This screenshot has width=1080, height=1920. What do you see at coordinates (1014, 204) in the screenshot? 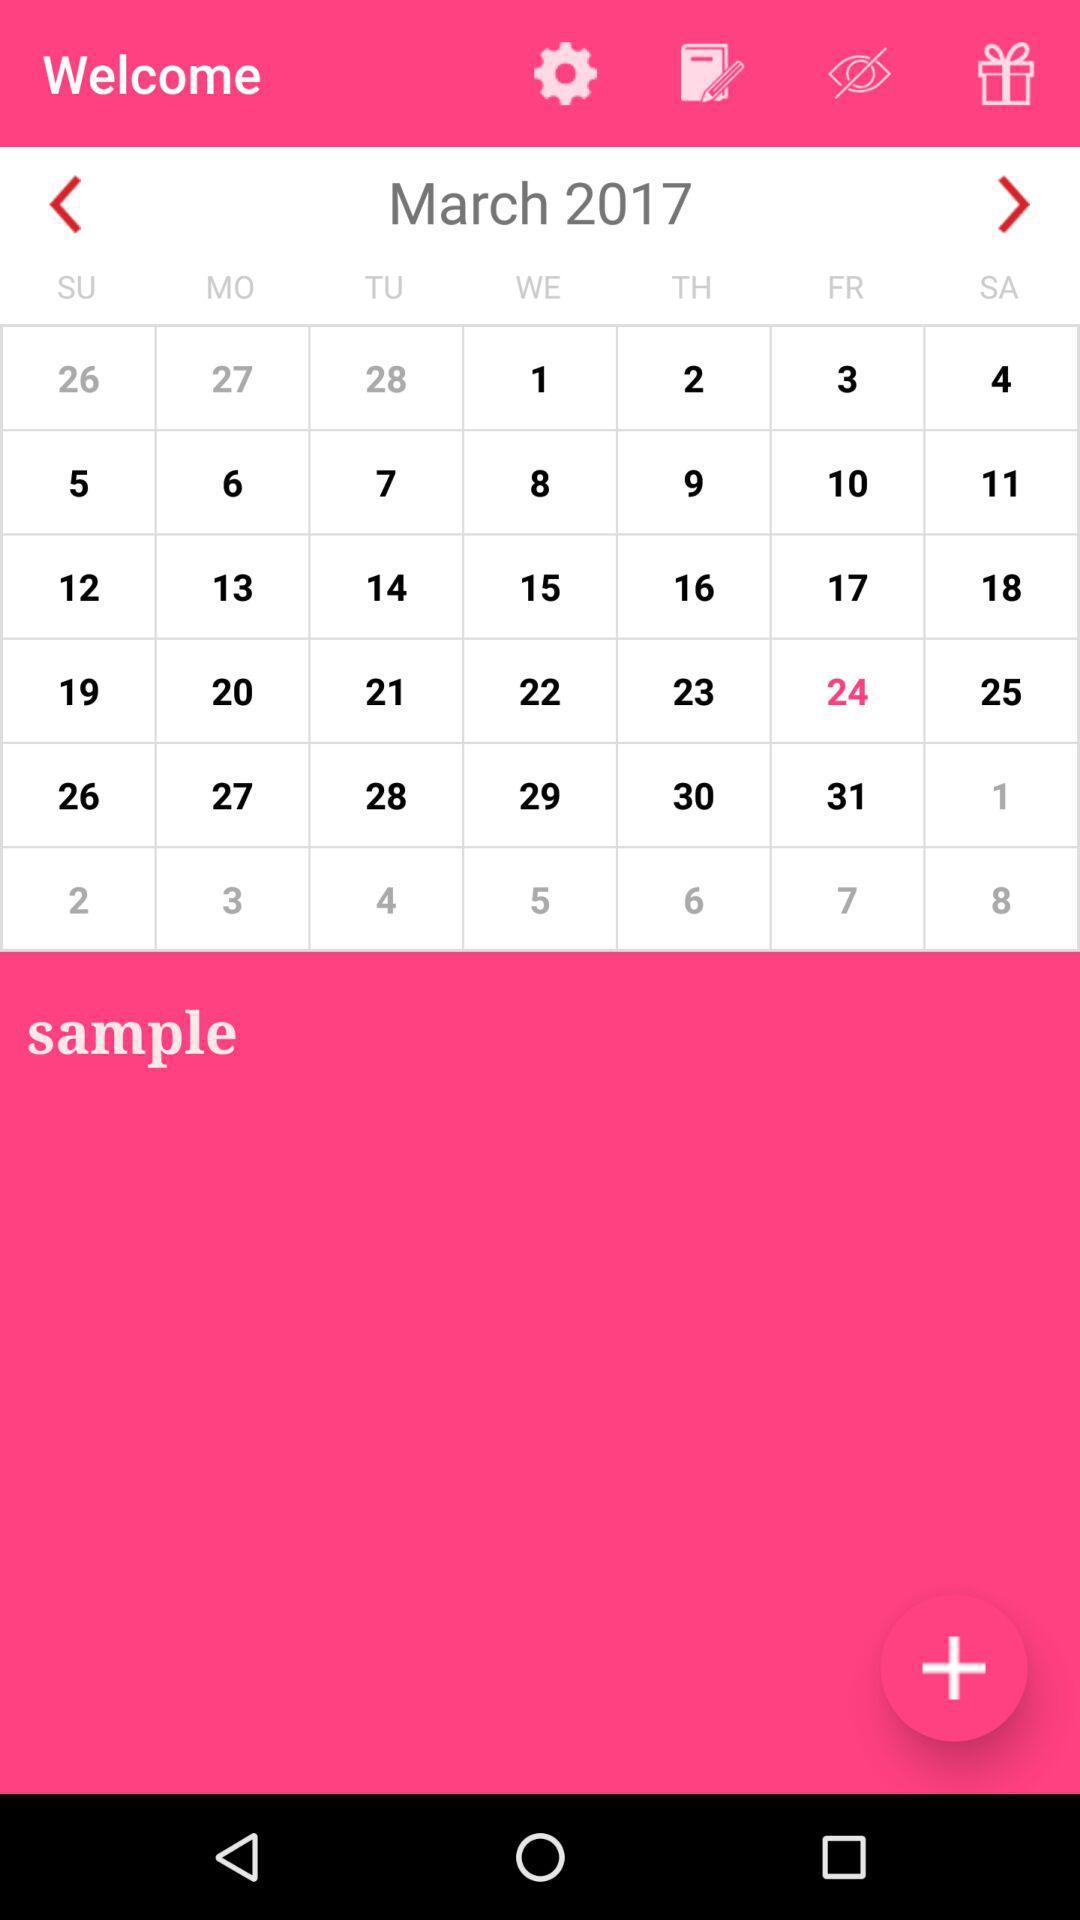
I see `this will take you to the next month` at bounding box center [1014, 204].